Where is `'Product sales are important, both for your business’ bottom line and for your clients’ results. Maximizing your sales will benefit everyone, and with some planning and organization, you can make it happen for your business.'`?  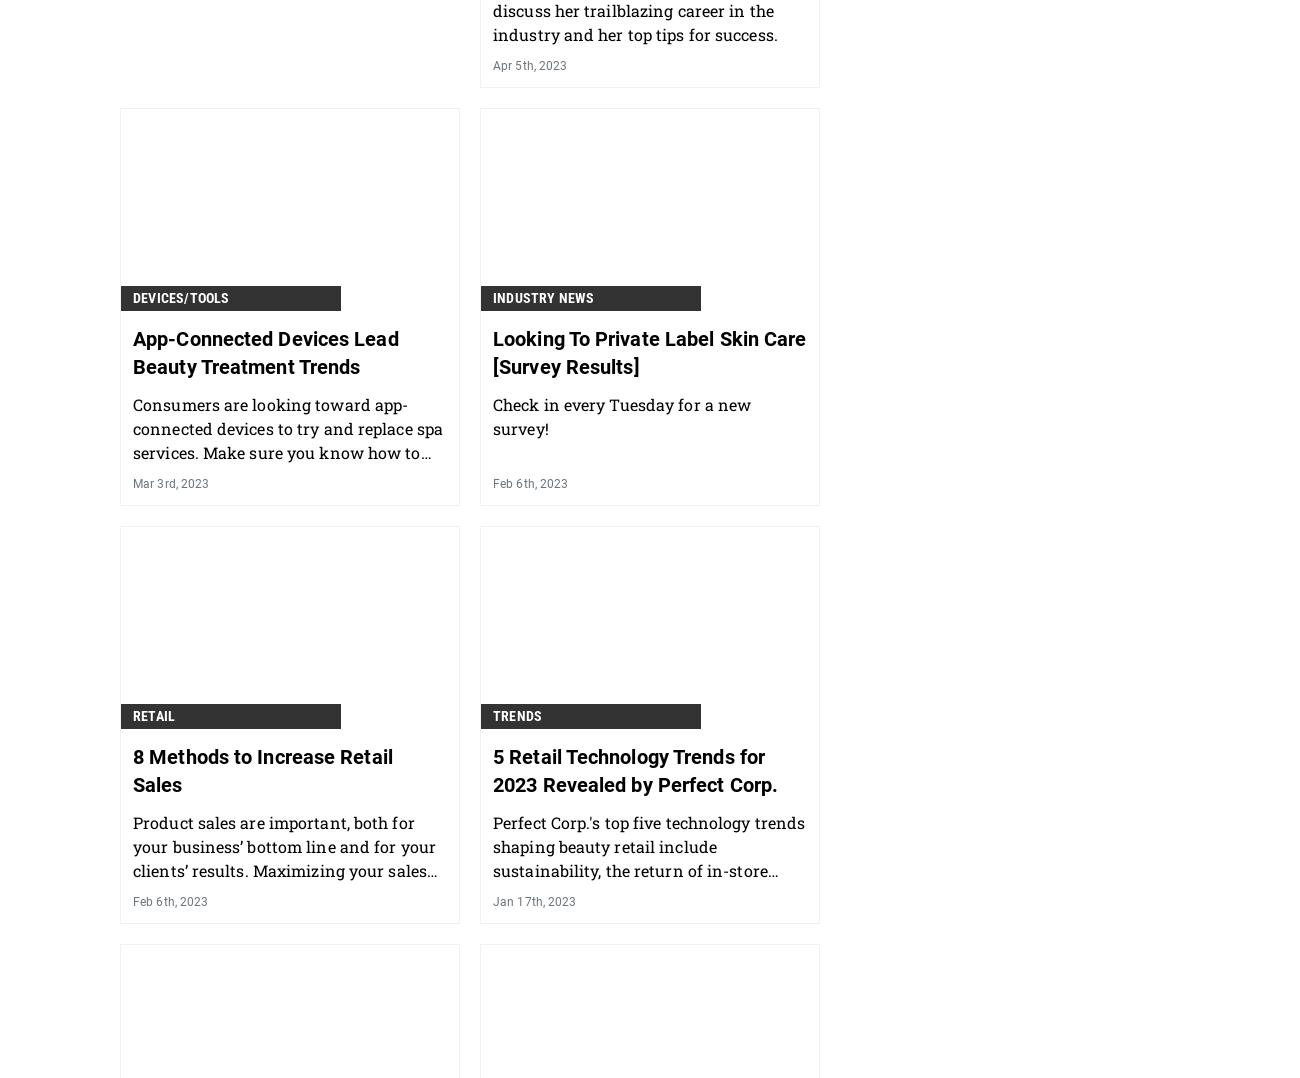 'Product sales are important, both for your business’ bottom line and for your clients’ results. Maximizing your sales will benefit everyone, and with some planning and organization, you can make it happen for your business.' is located at coordinates (284, 881).